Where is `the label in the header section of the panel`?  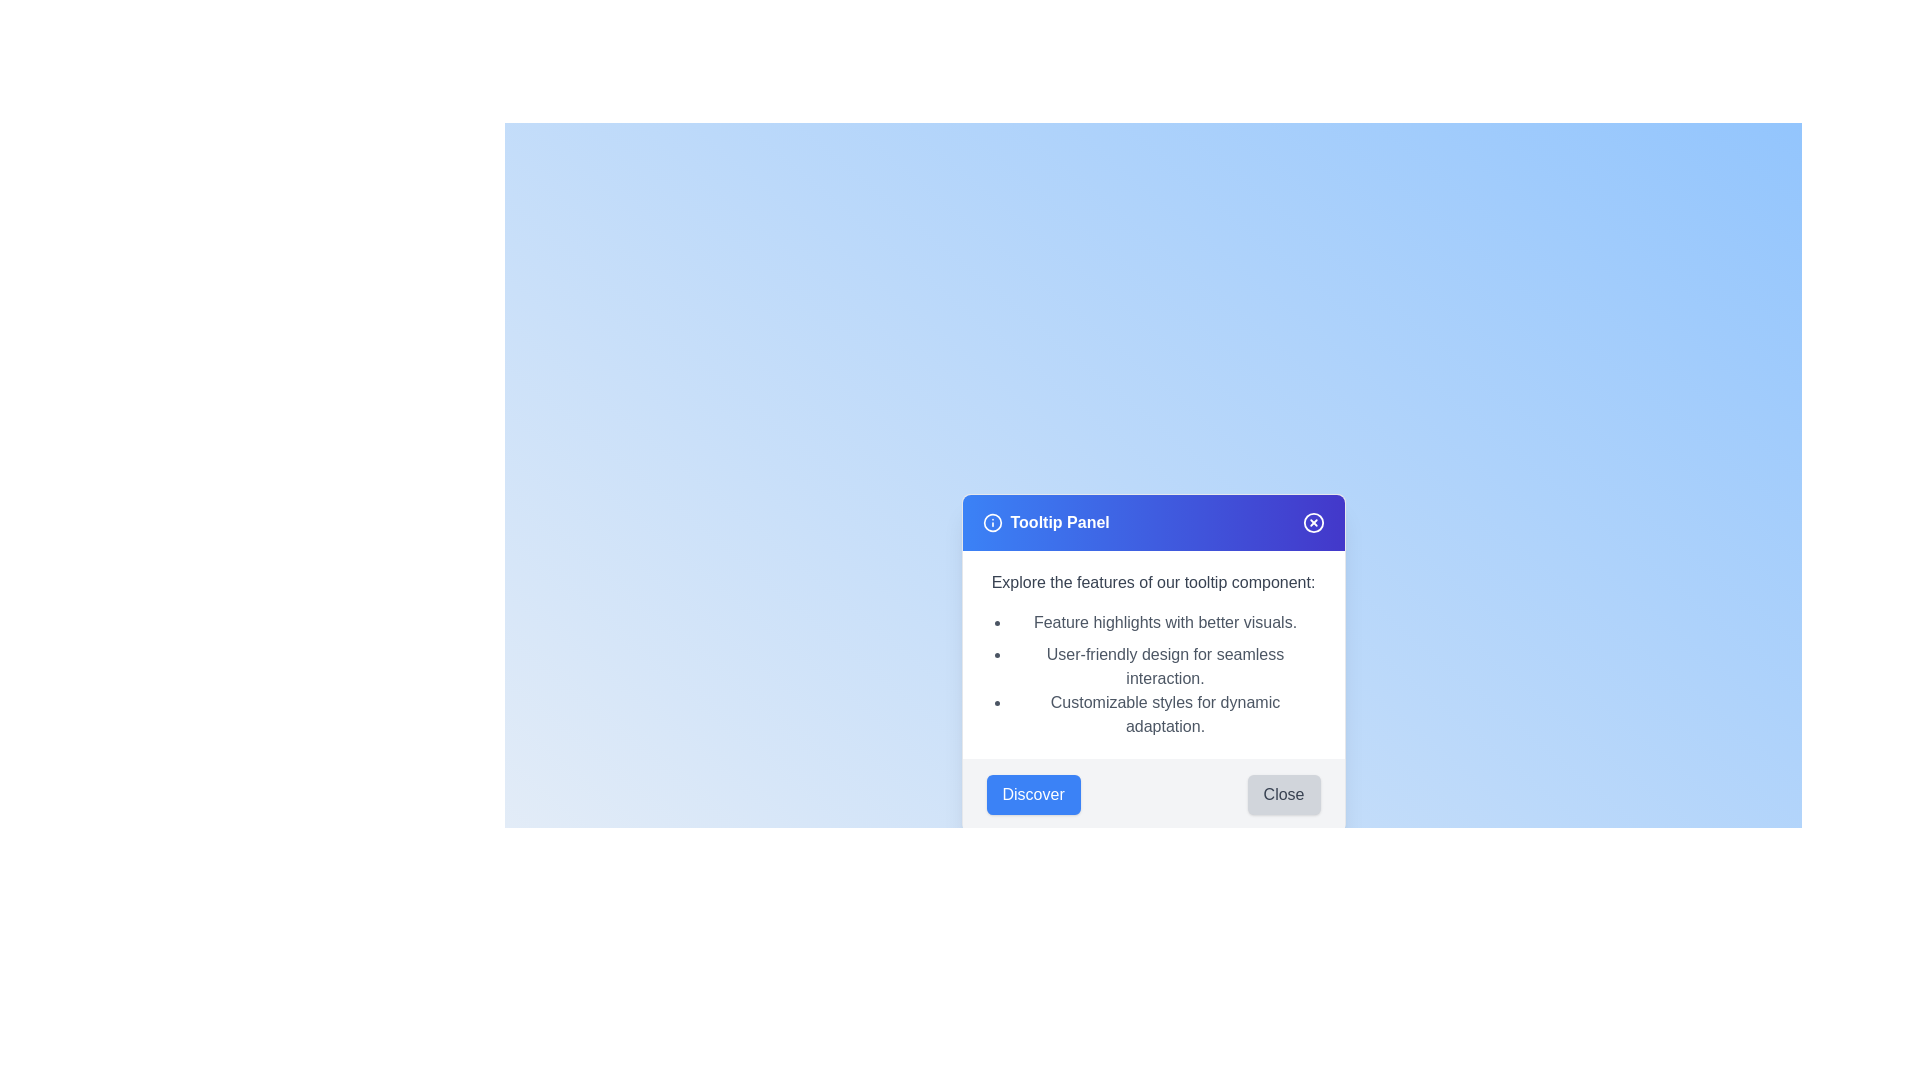 the label in the header section of the panel is located at coordinates (1045, 522).